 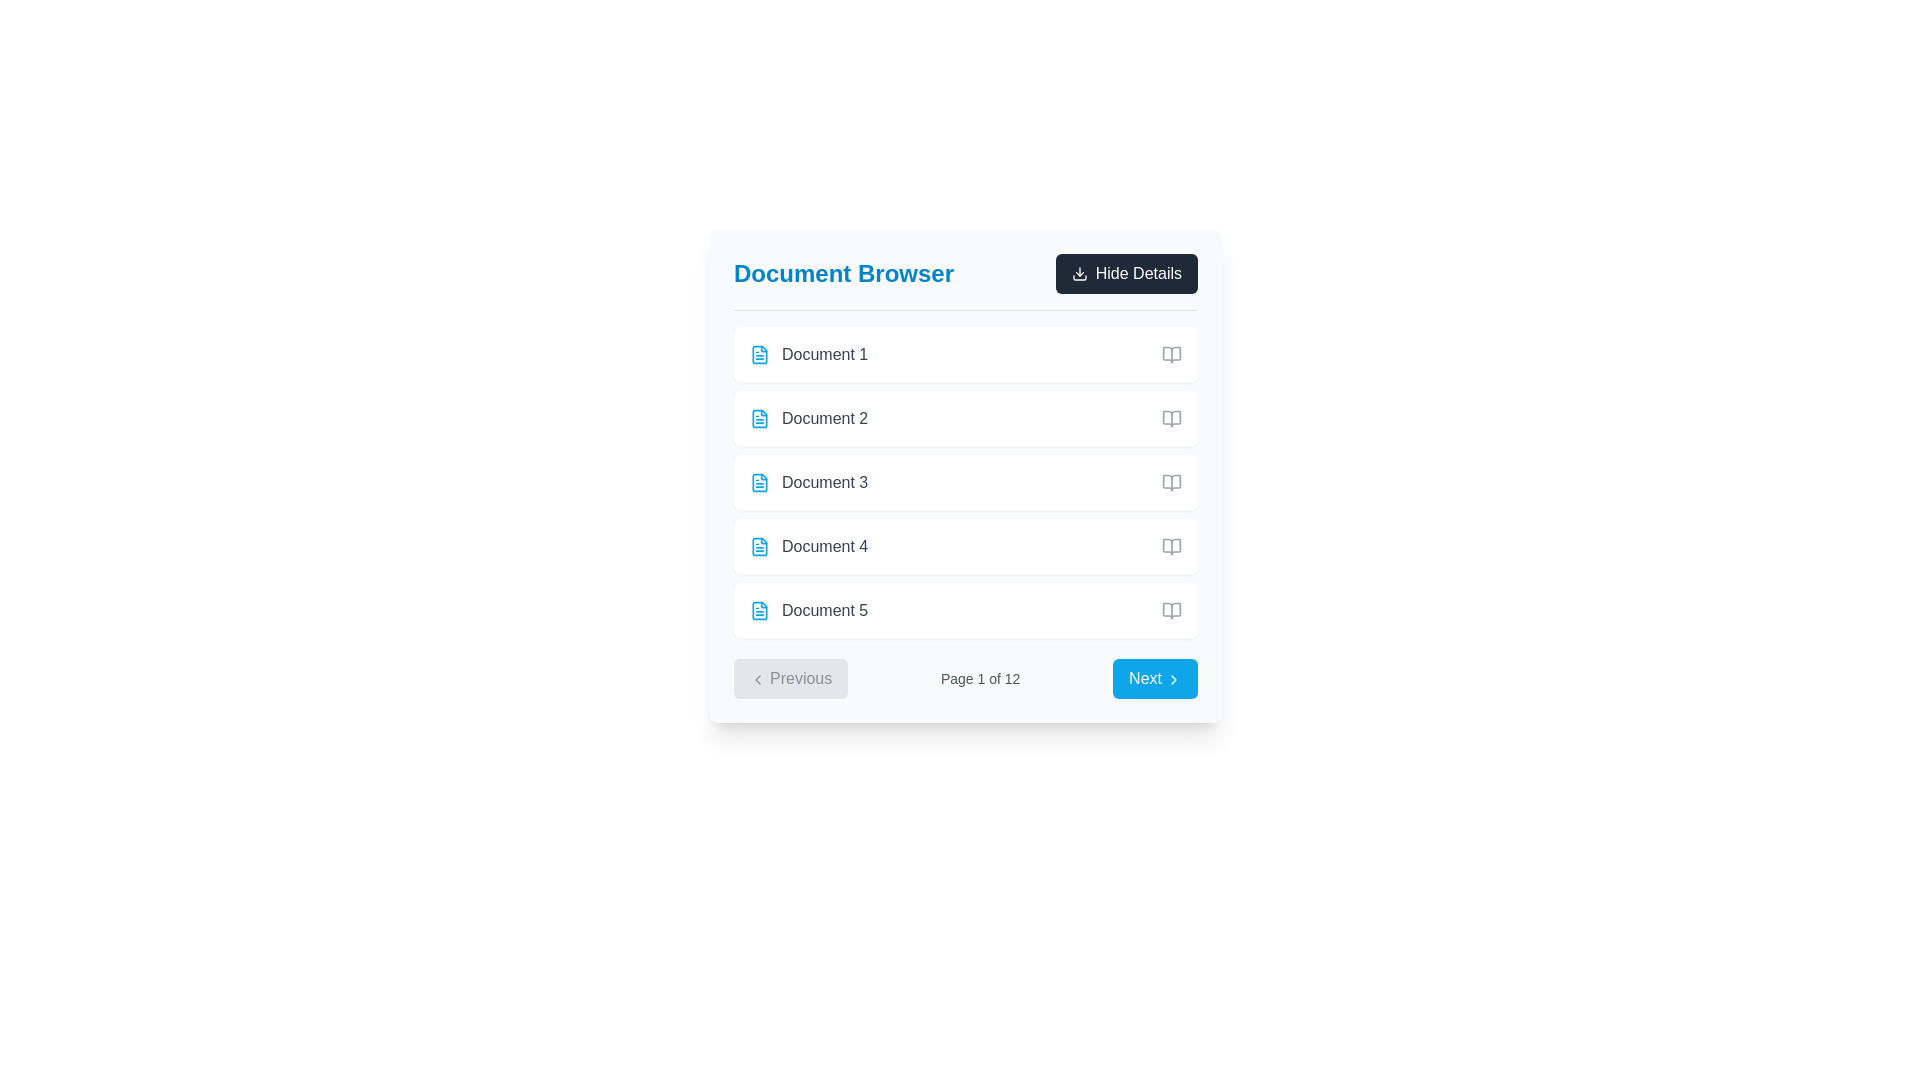 What do you see at coordinates (1171, 418) in the screenshot?
I see `the small gray open book icon located in the 'Document Browser' list next to 'Document 2'` at bounding box center [1171, 418].